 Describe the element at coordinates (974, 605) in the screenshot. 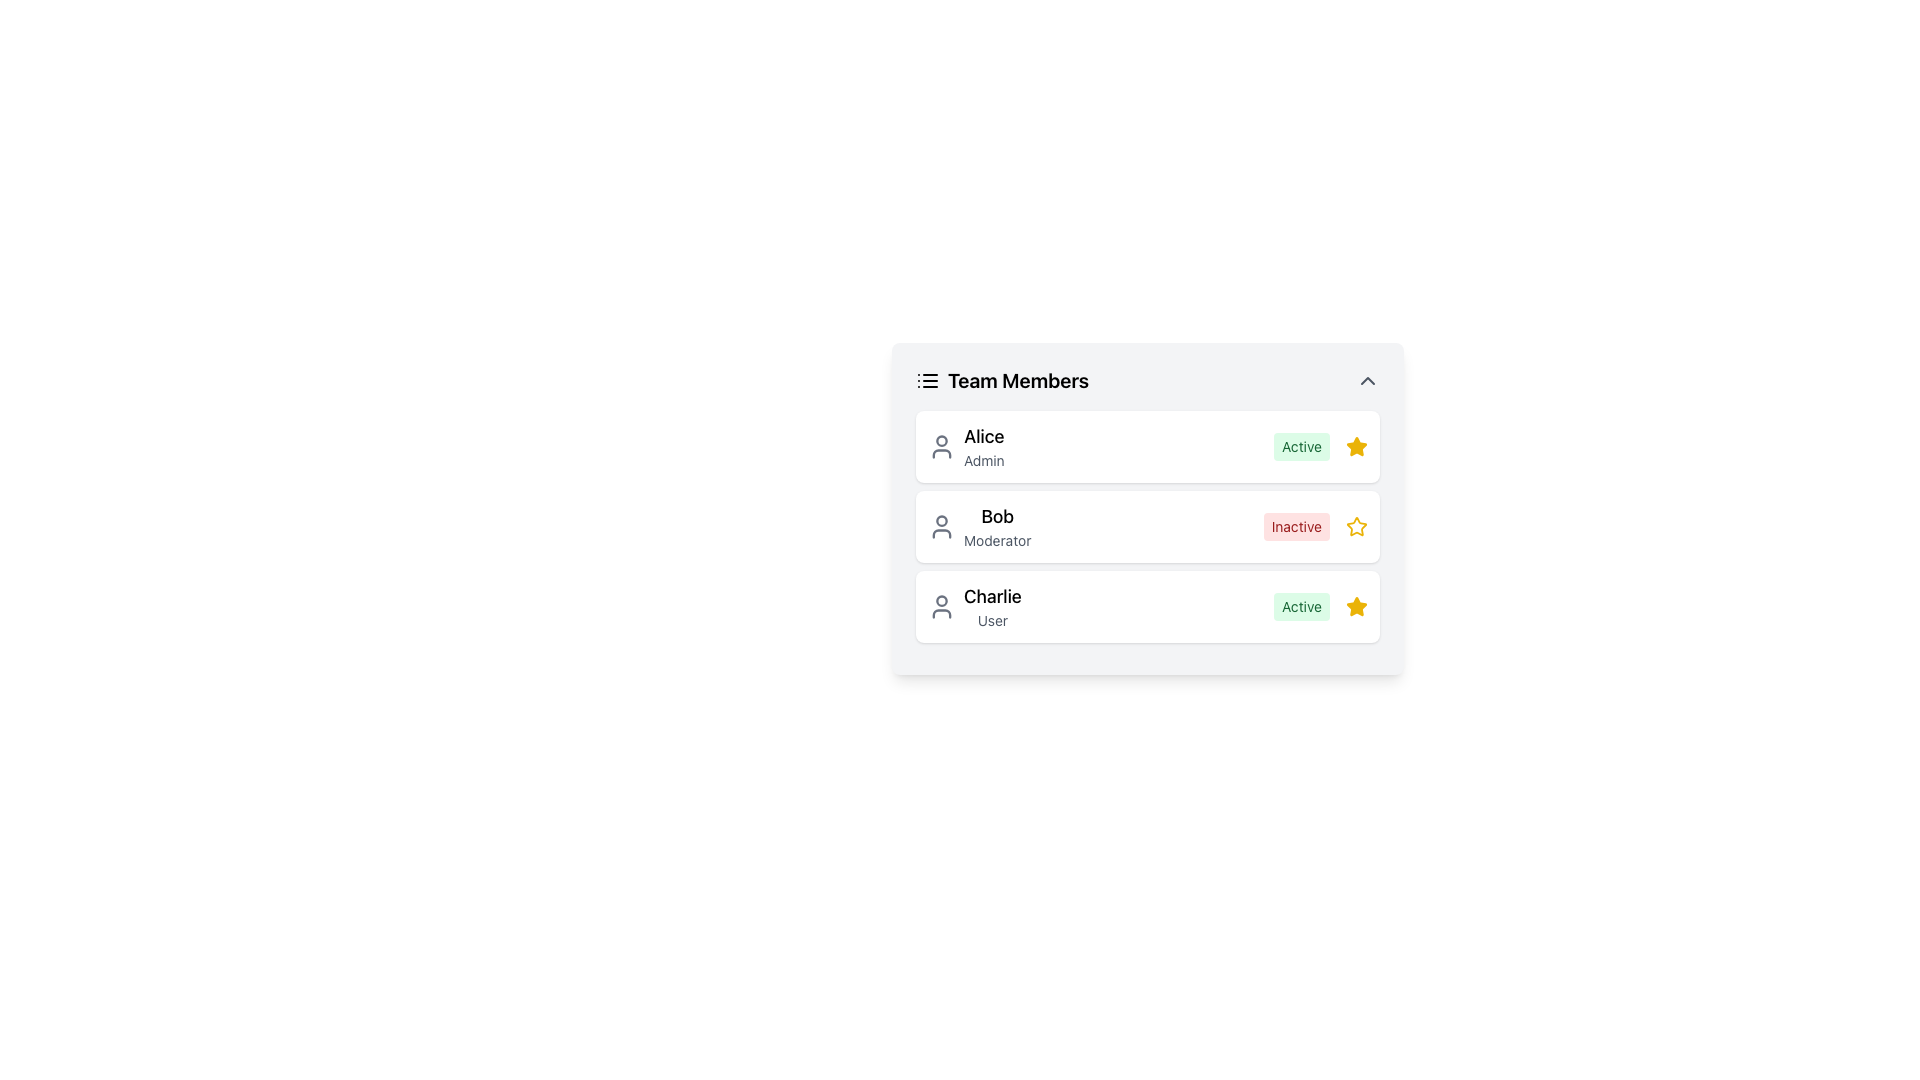

I see `the third Profile Display element in the vertical list under the 'Team Members' header` at that location.